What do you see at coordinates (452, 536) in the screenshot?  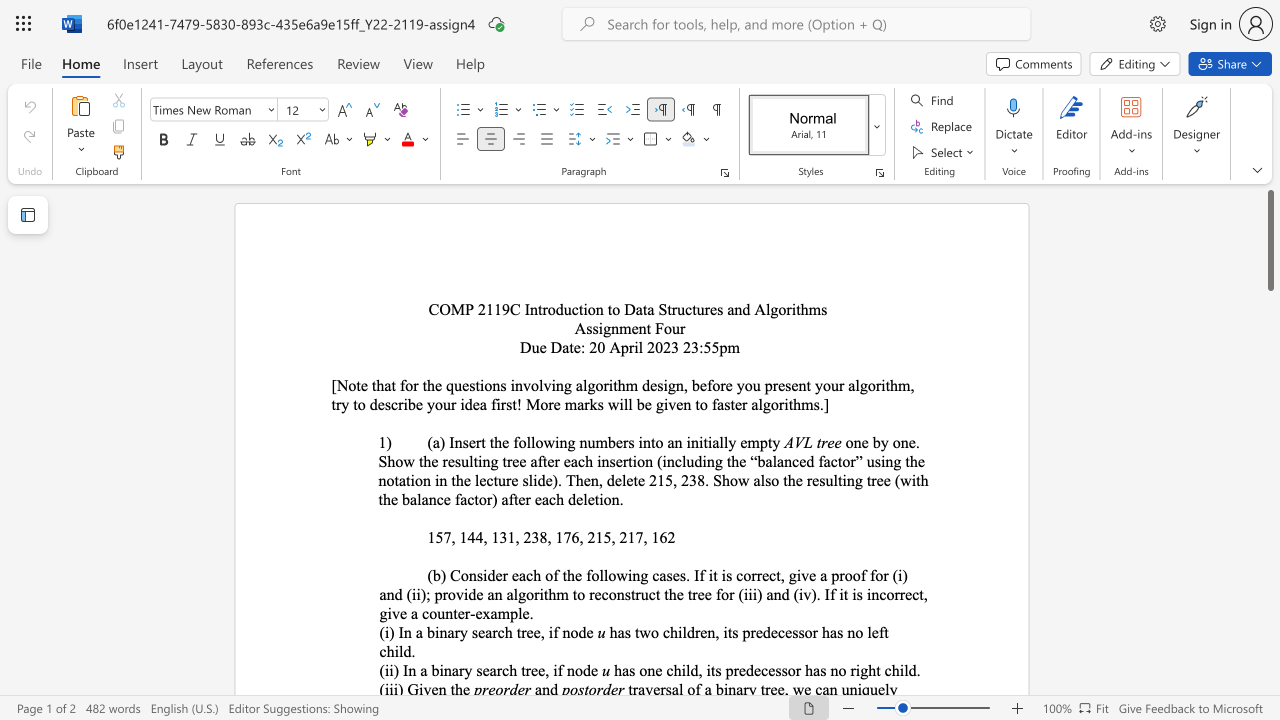 I see `the 1th character "," in the text` at bounding box center [452, 536].